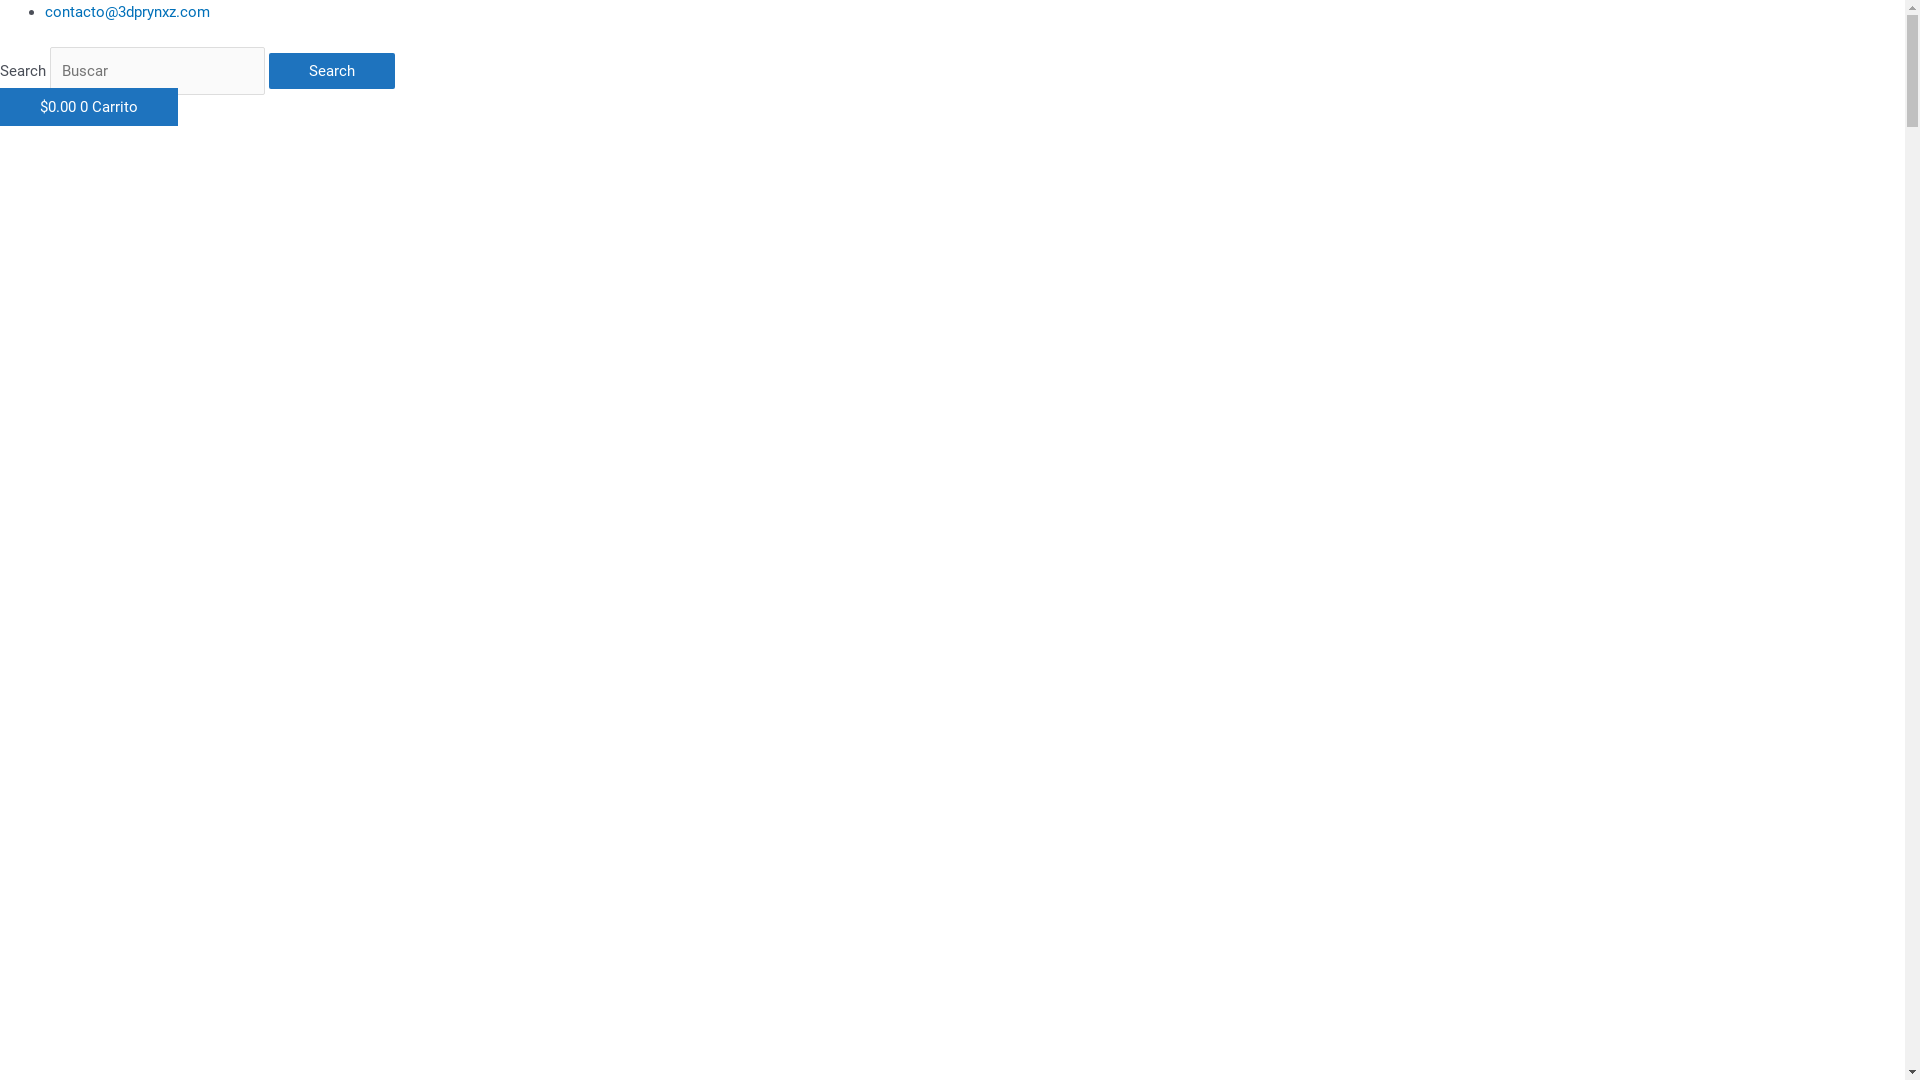  I want to click on 'contacto@3dprynxz.com', so click(126, 11).